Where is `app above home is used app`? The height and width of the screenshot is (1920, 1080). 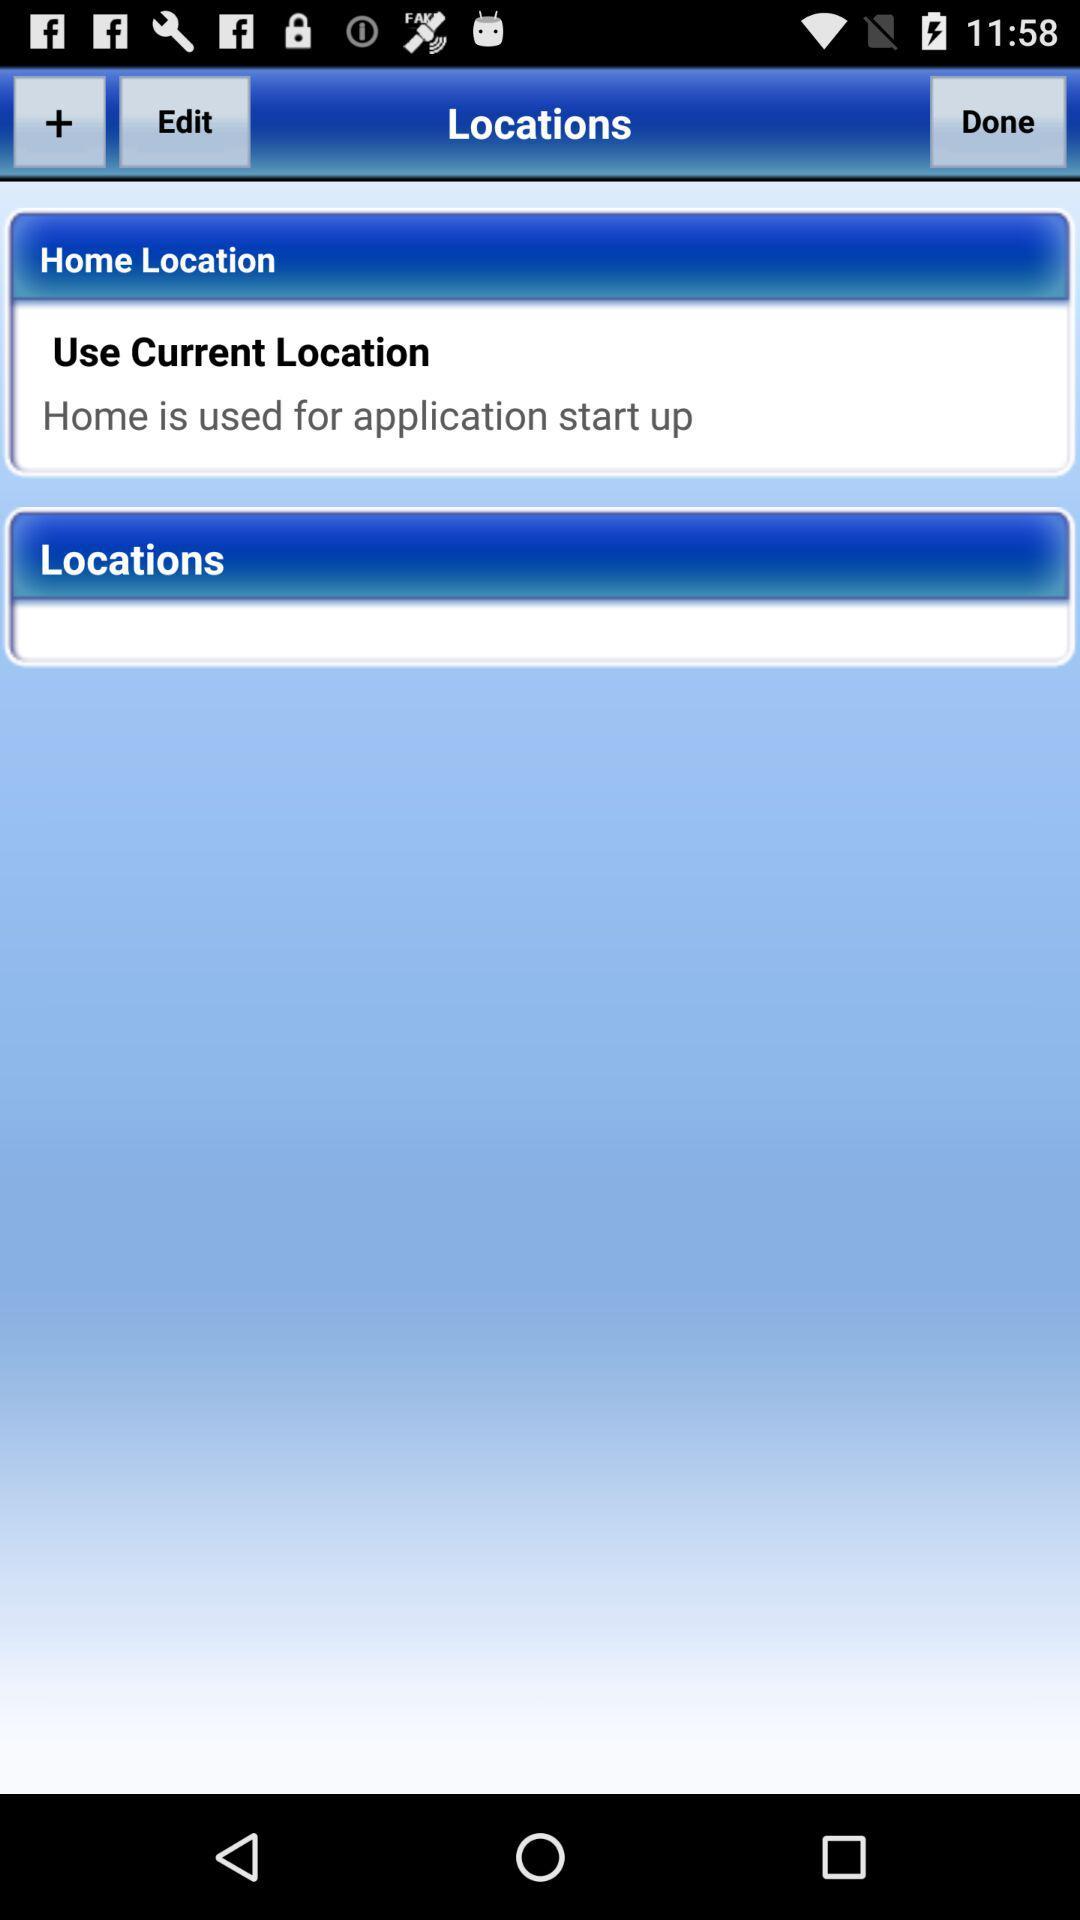 app above home is used app is located at coordinates (553, 350).